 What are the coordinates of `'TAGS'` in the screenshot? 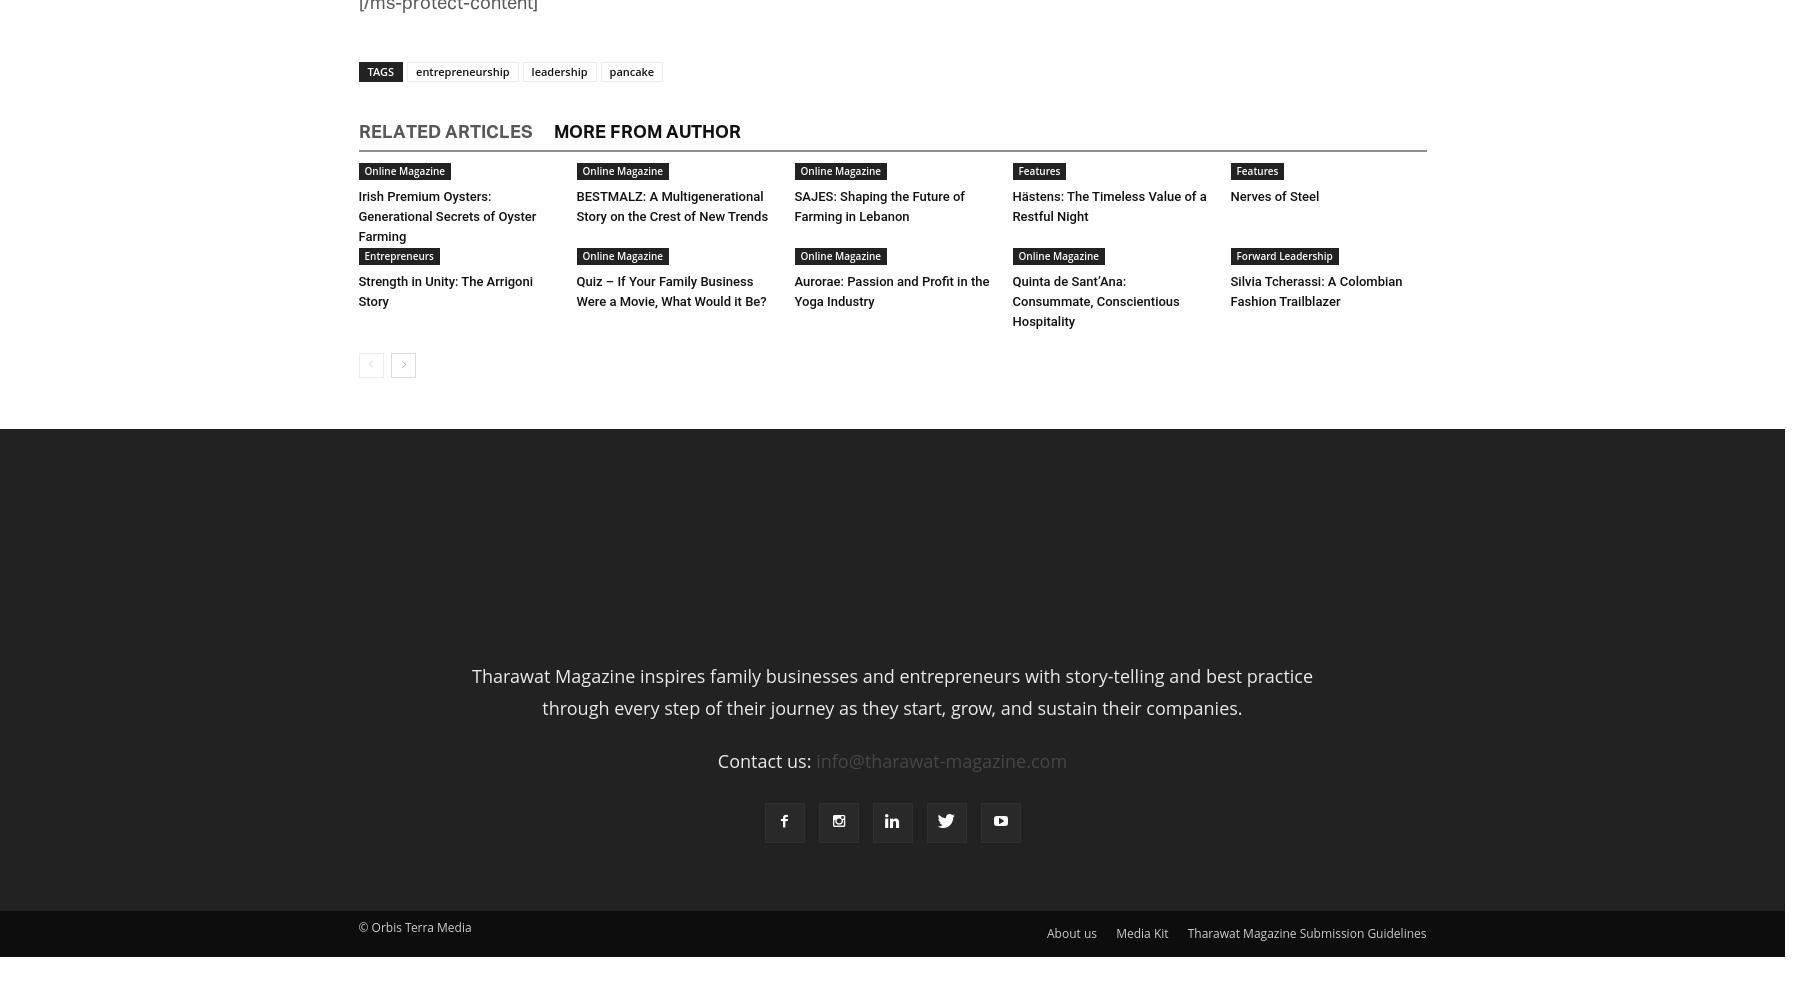 It's located at (380, 69).